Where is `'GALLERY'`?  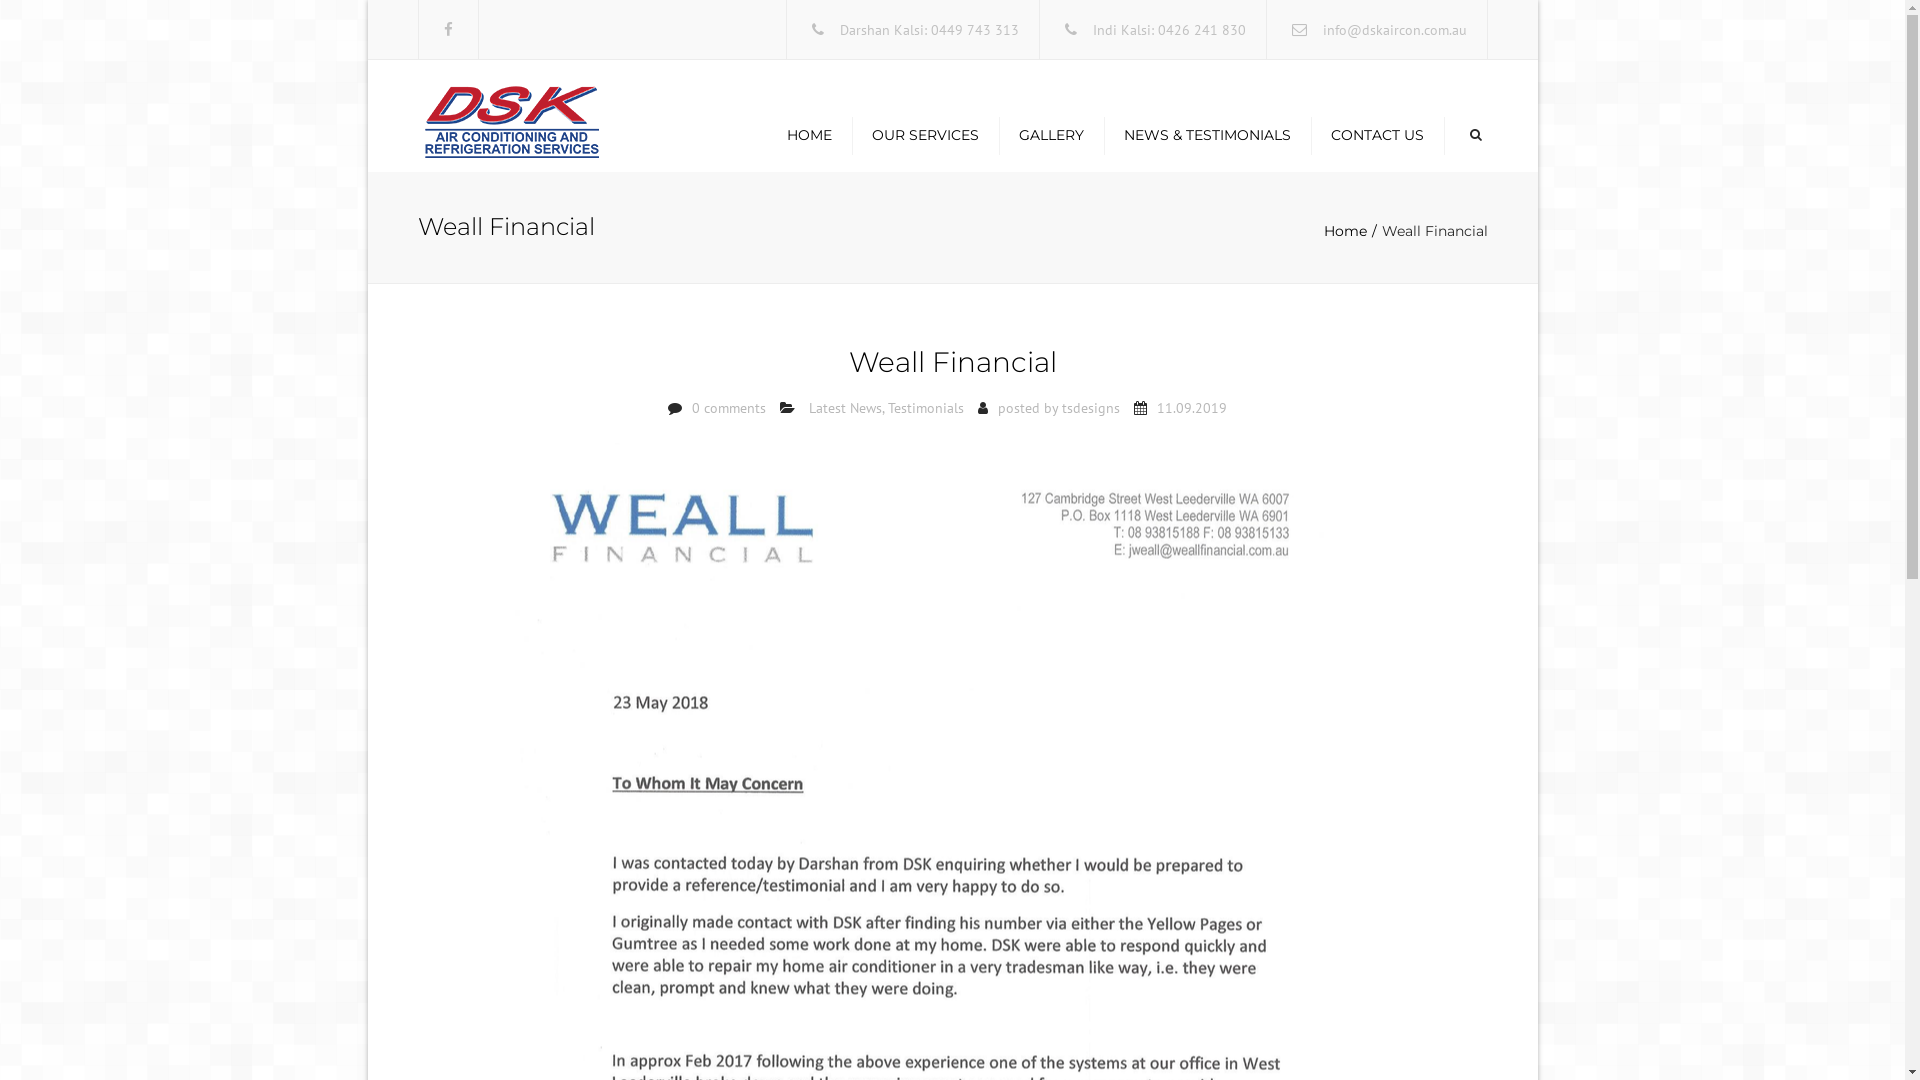
'GALLERY' is located at coordinates (1049, 135).